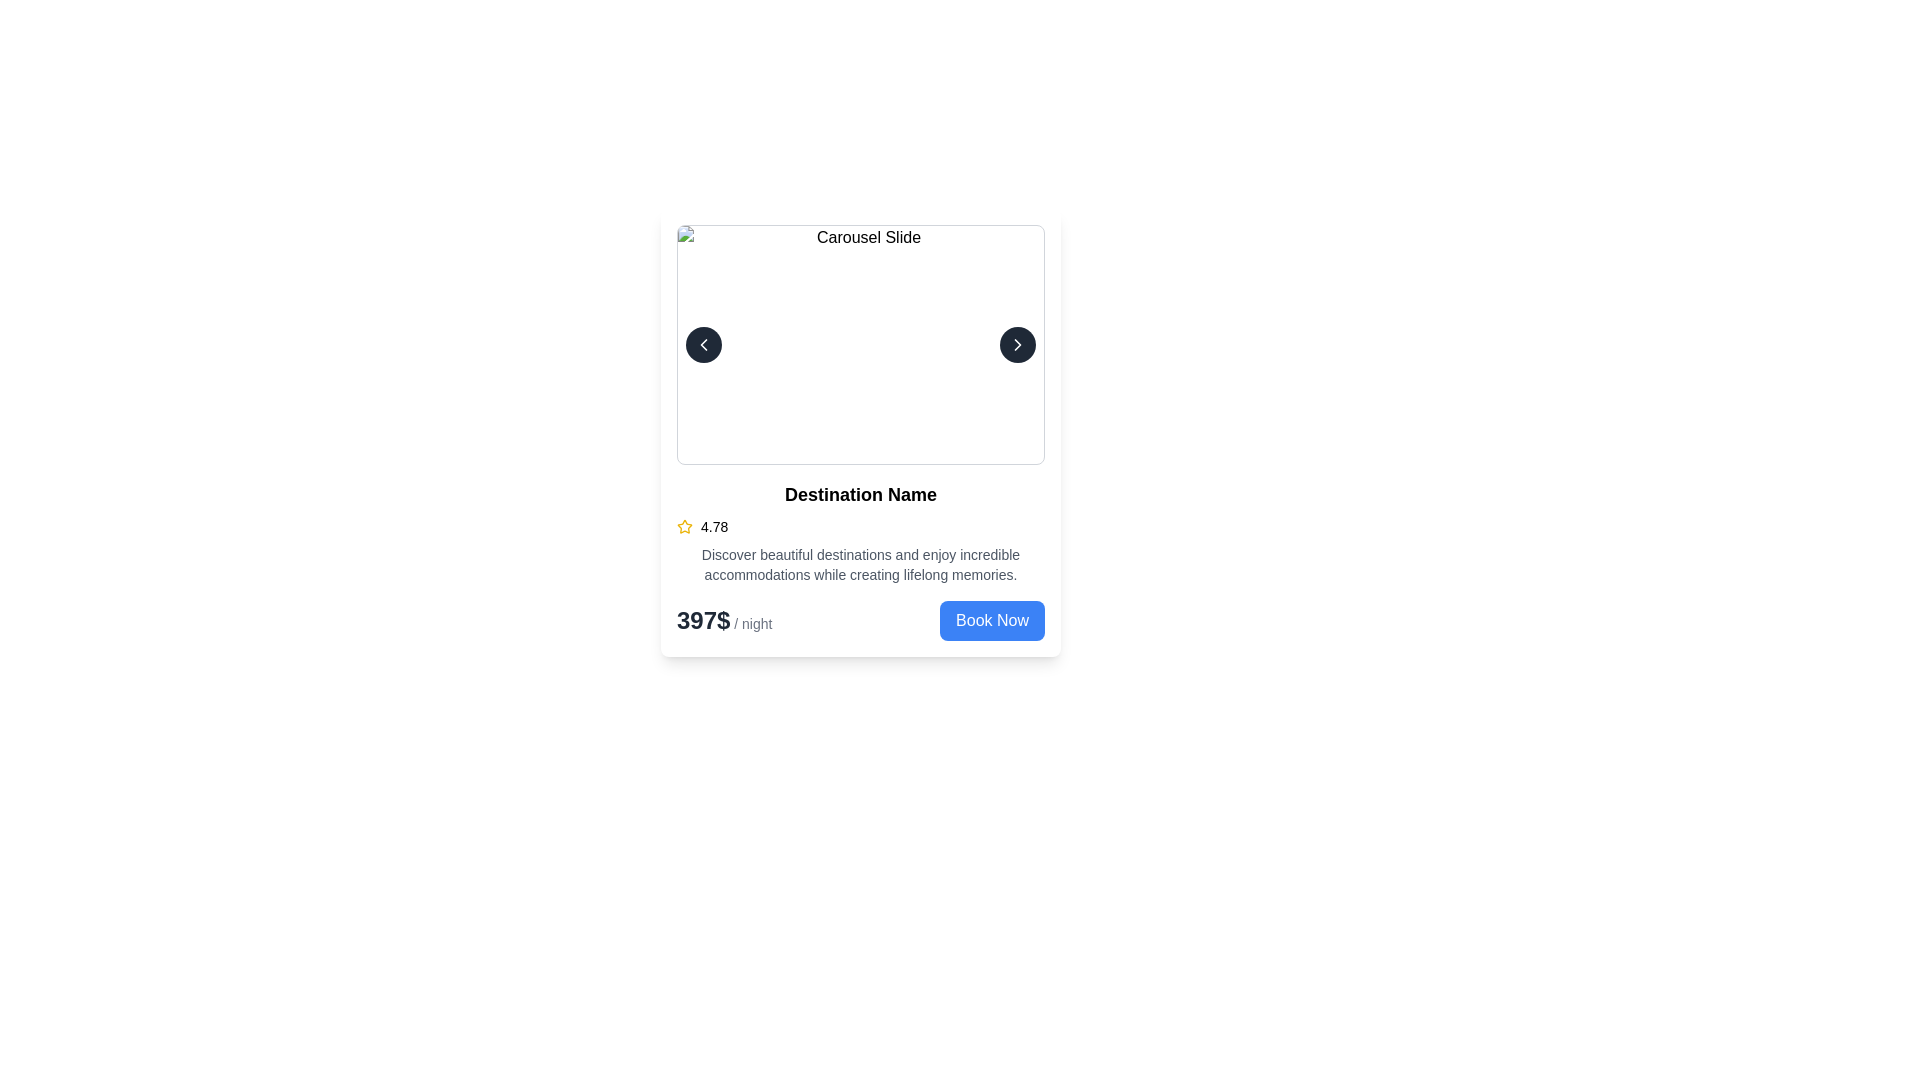 The height and width of the screenshot is (1080, 1920). Describe the element at coordinates (1017, 343) in the screenshot. I see `the right-pointing chevron arrow icon located on the right side of the carousel slide interface` at that location.